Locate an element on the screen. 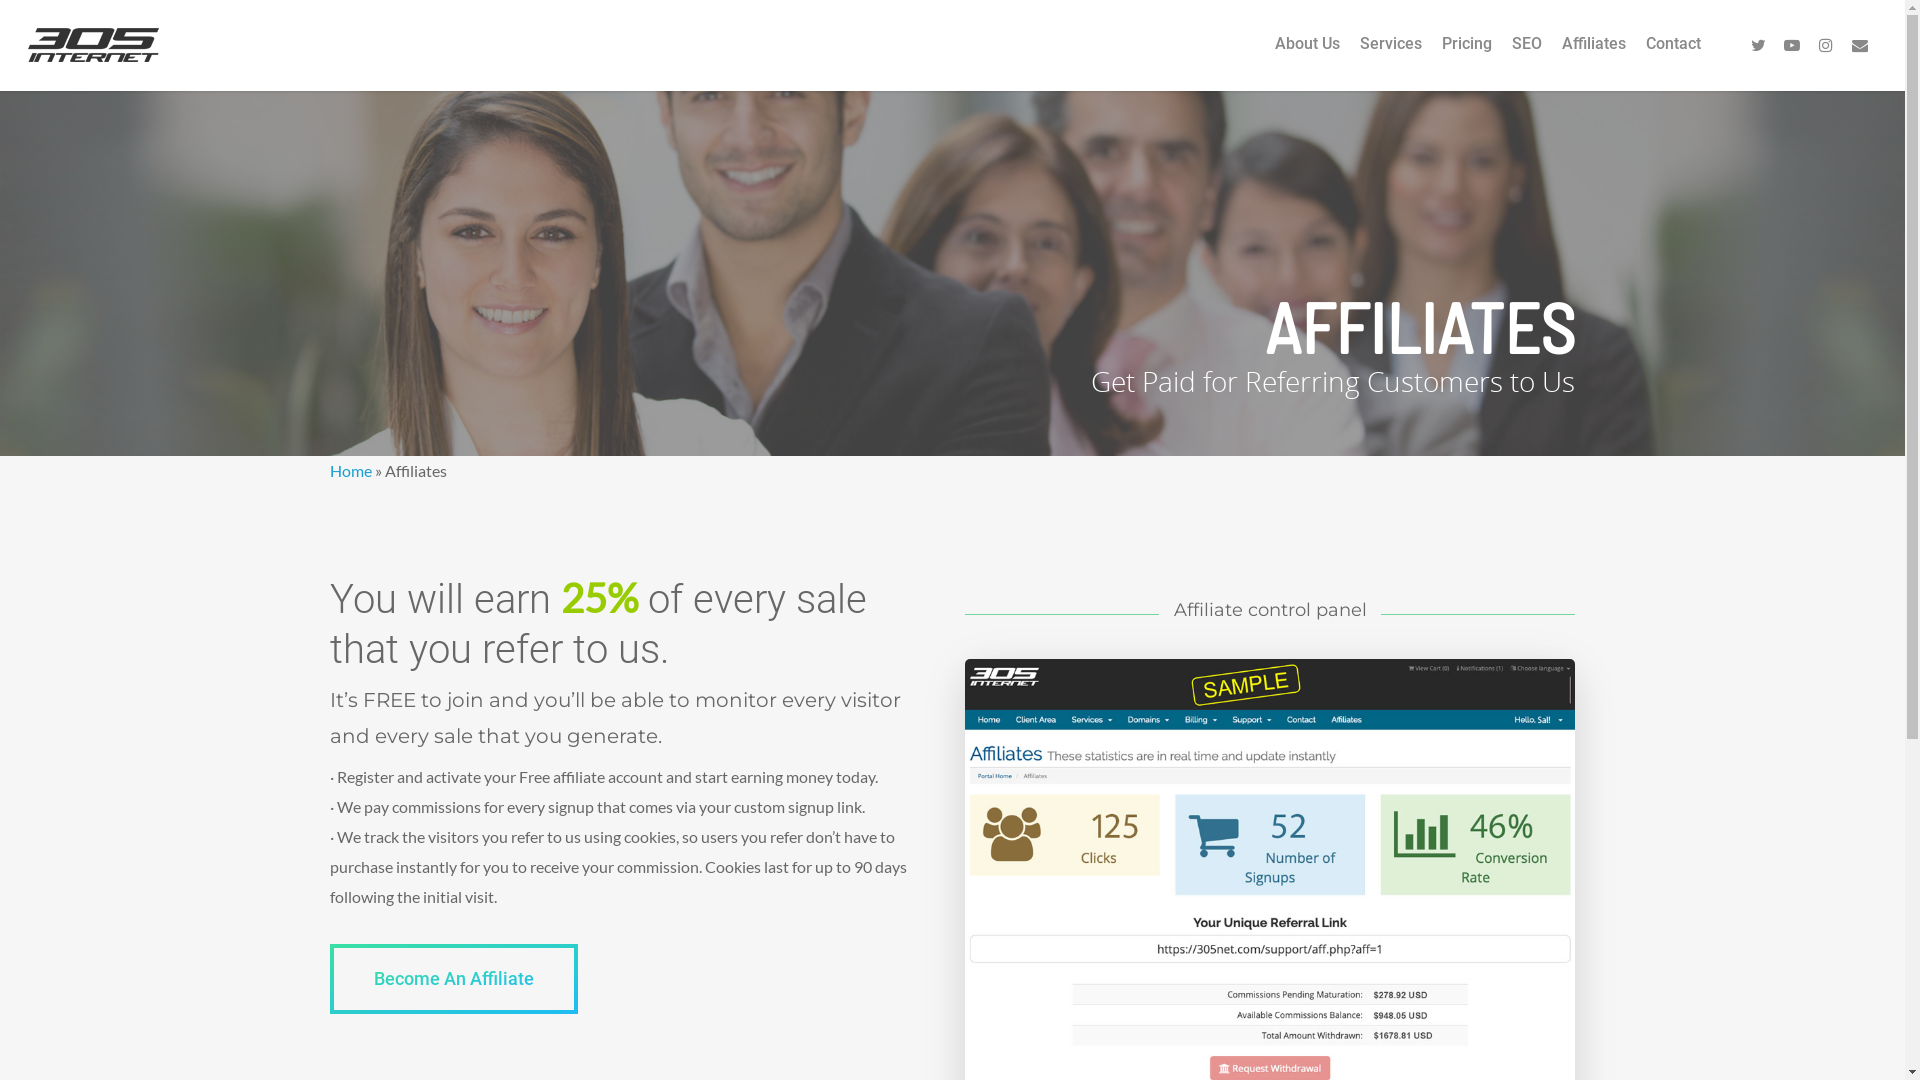 This screenshot has width=1920, height=1080. 'Home' is located at coordinates (350, 470).